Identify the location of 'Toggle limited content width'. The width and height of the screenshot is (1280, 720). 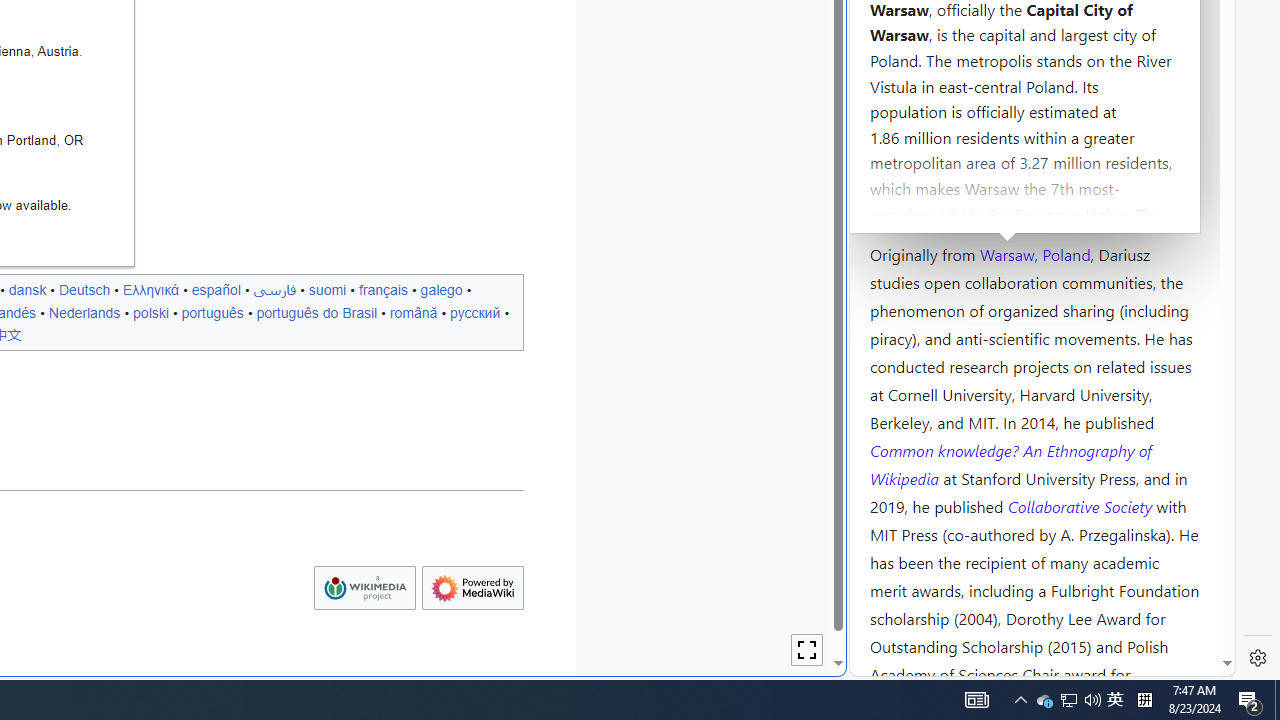
(807, 650).